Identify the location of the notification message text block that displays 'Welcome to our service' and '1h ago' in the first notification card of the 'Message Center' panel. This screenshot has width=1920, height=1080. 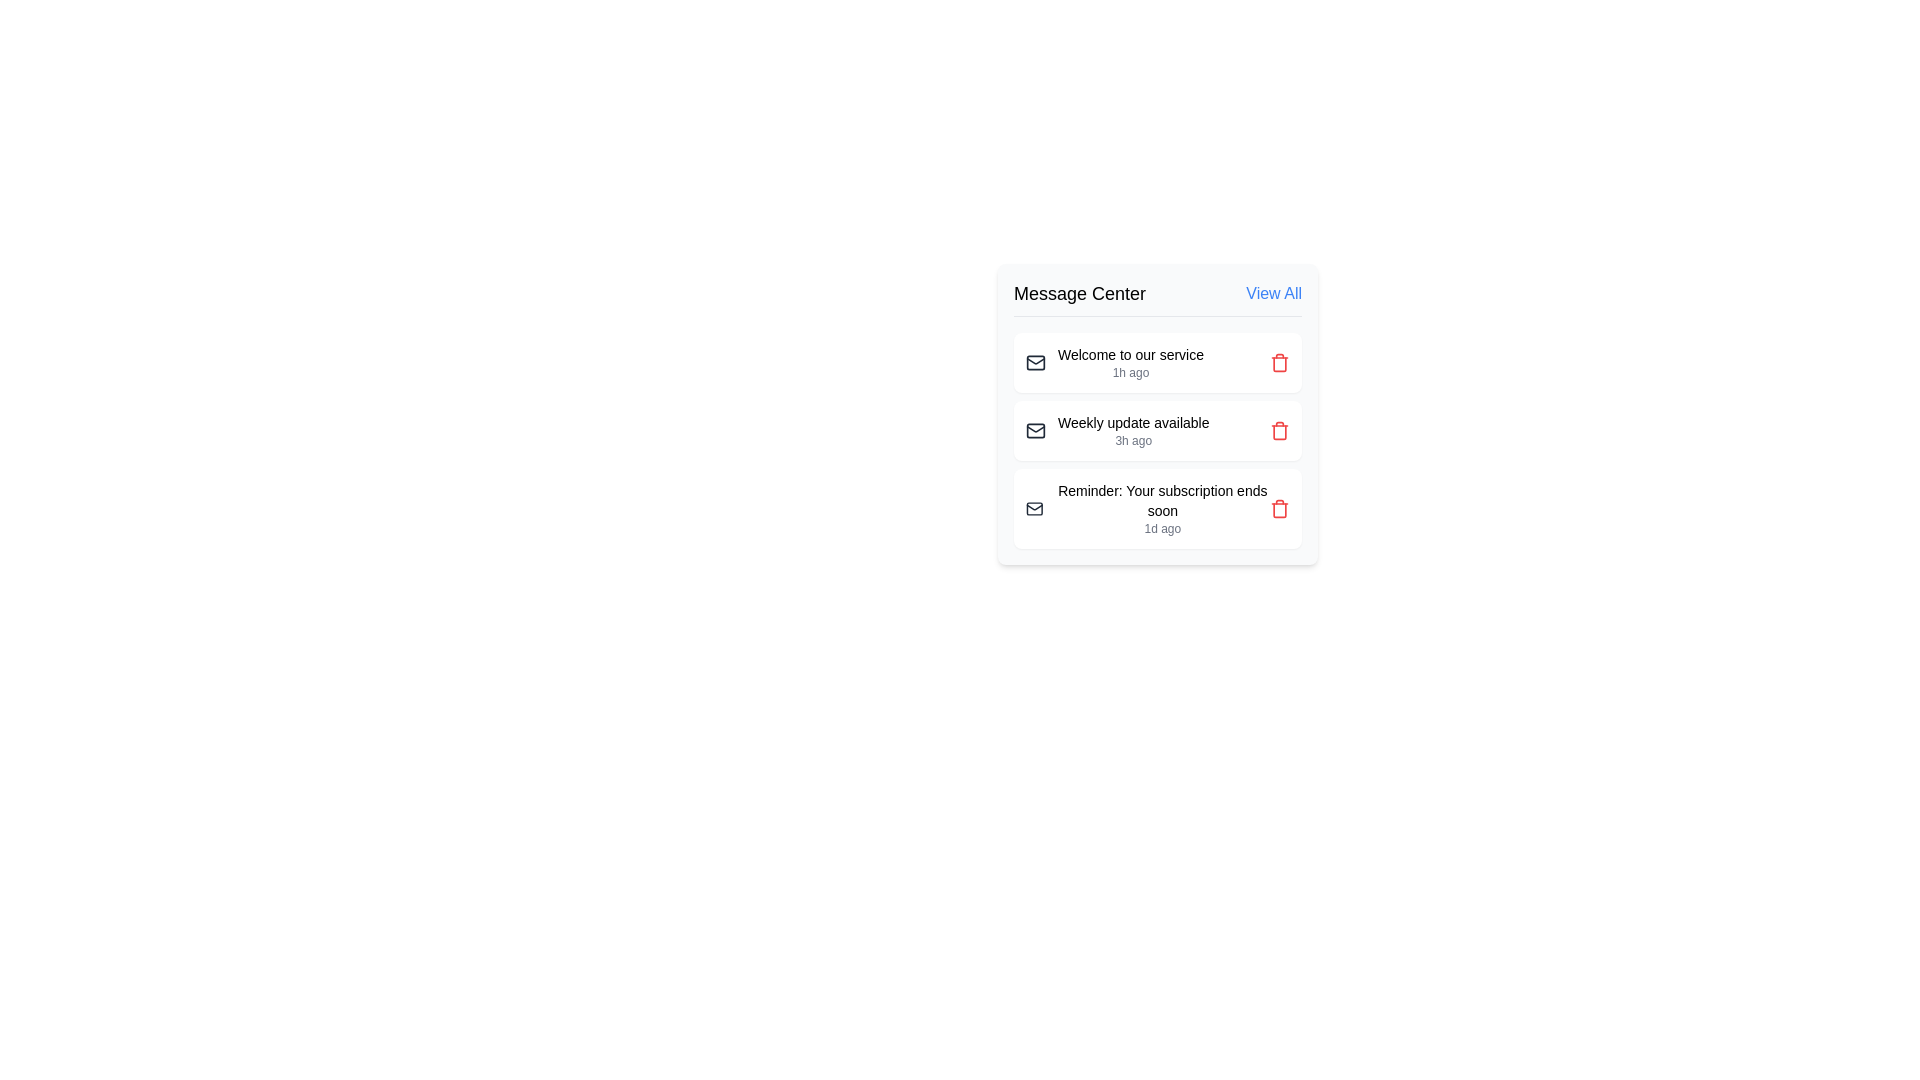
(1131, 362).